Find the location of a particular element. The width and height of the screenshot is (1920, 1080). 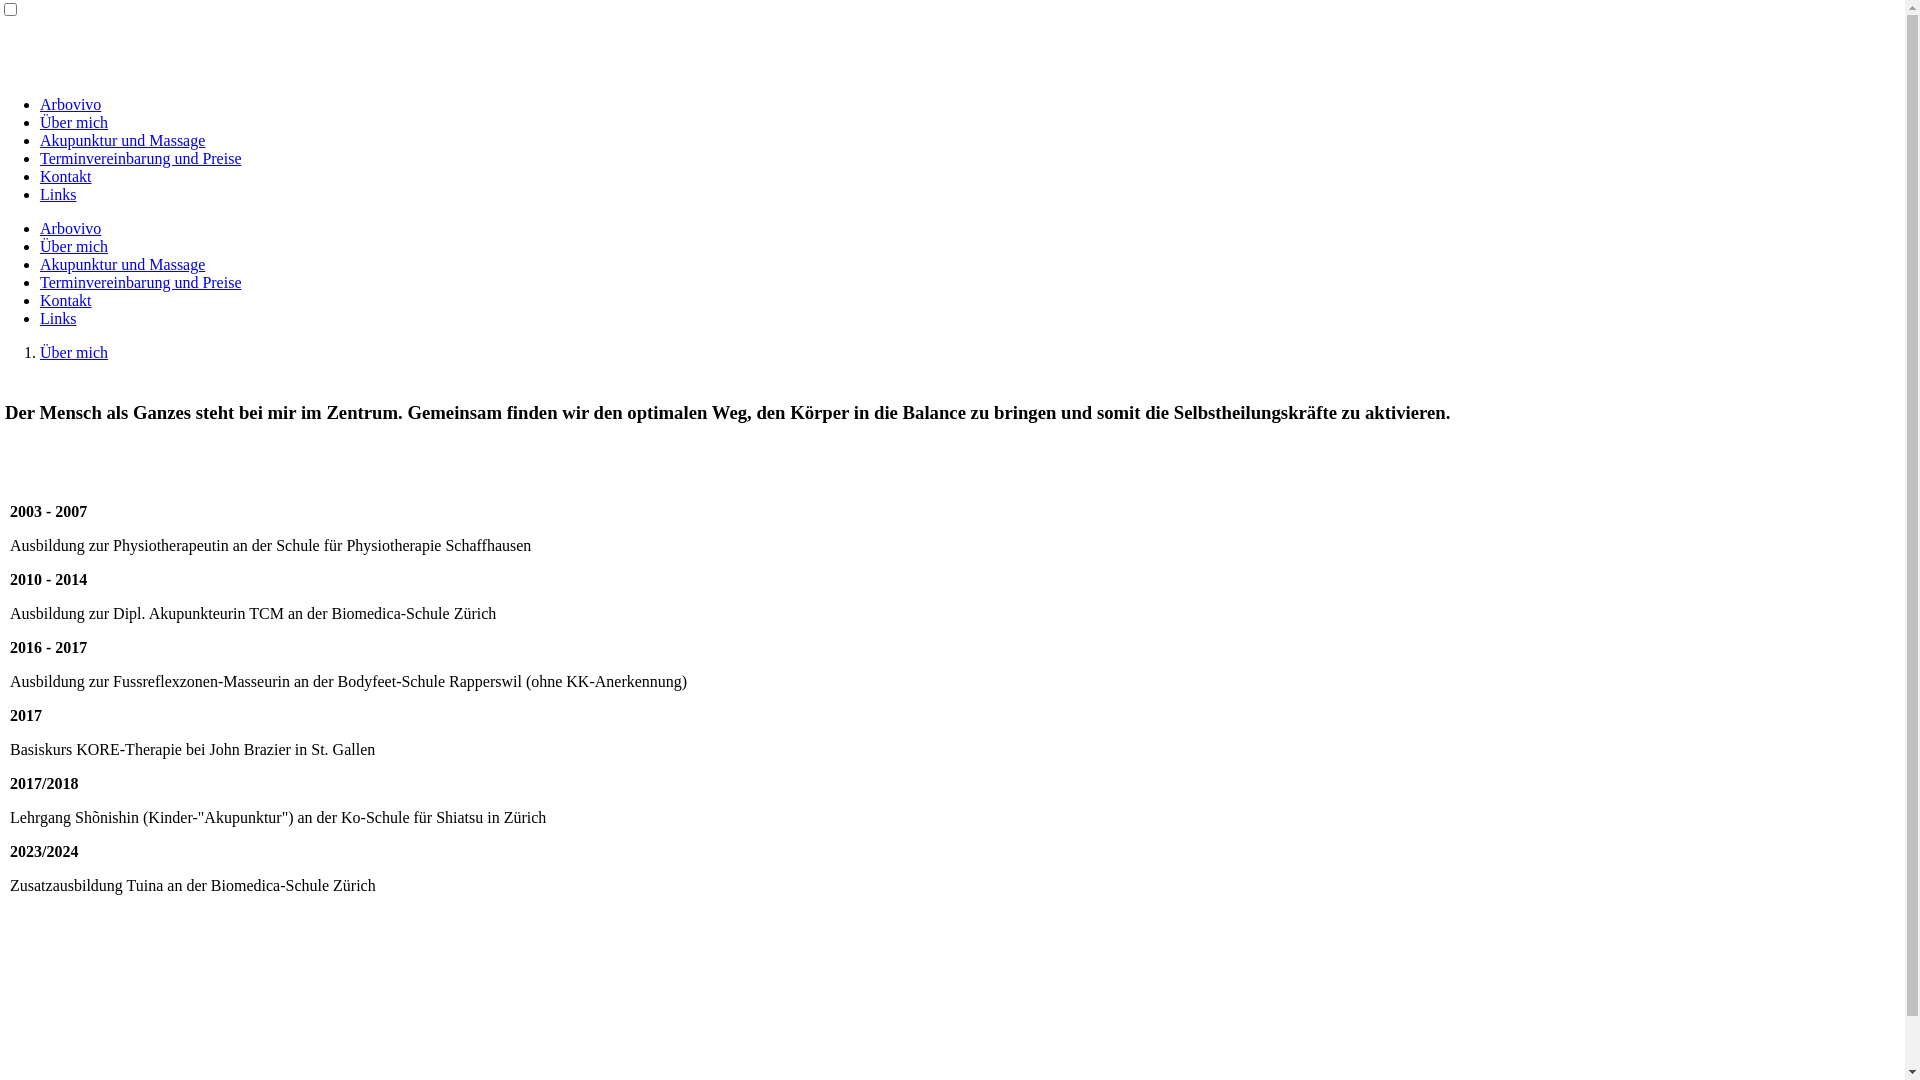

'Terminvereinbarung und Preise' is located at coordinates (139, 282).